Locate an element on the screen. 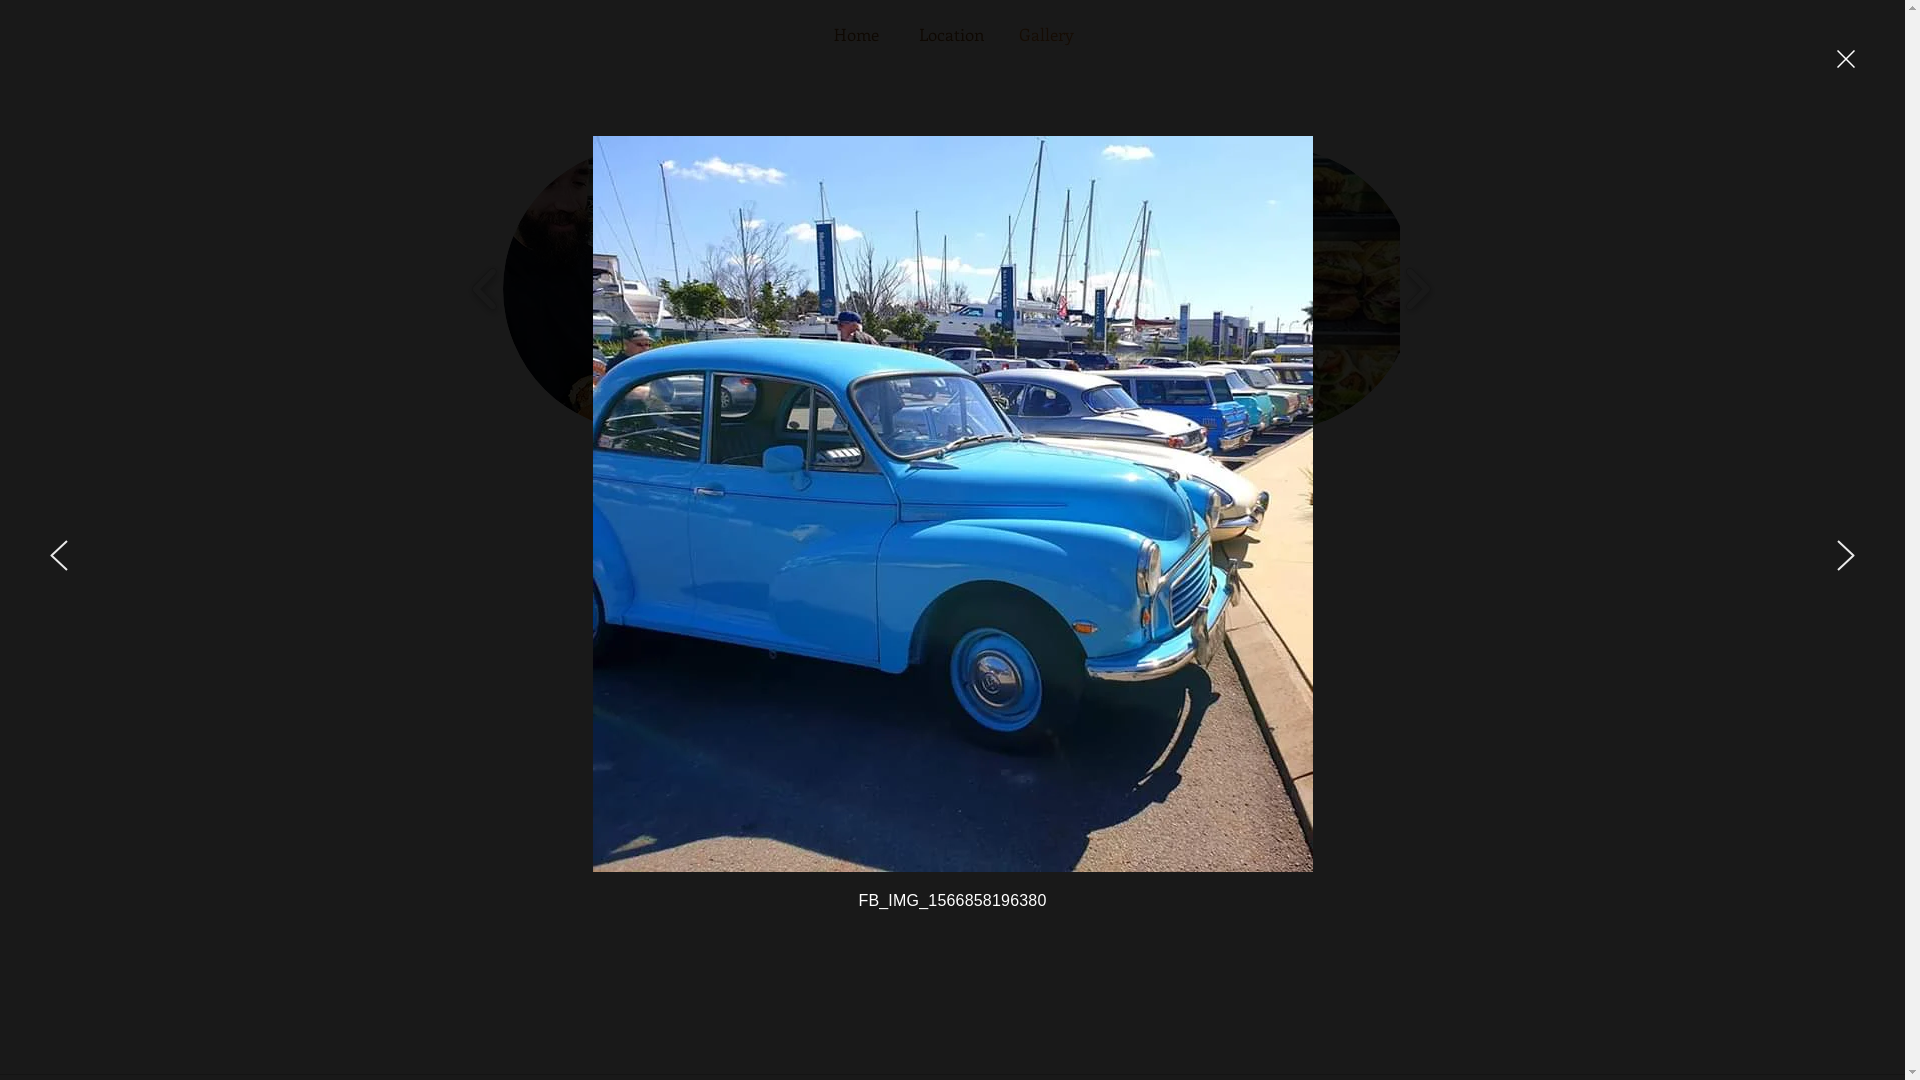 The width and height of the screenshot is (1920, 1080). 'Gallery' is located at coordinates (1045, 34).